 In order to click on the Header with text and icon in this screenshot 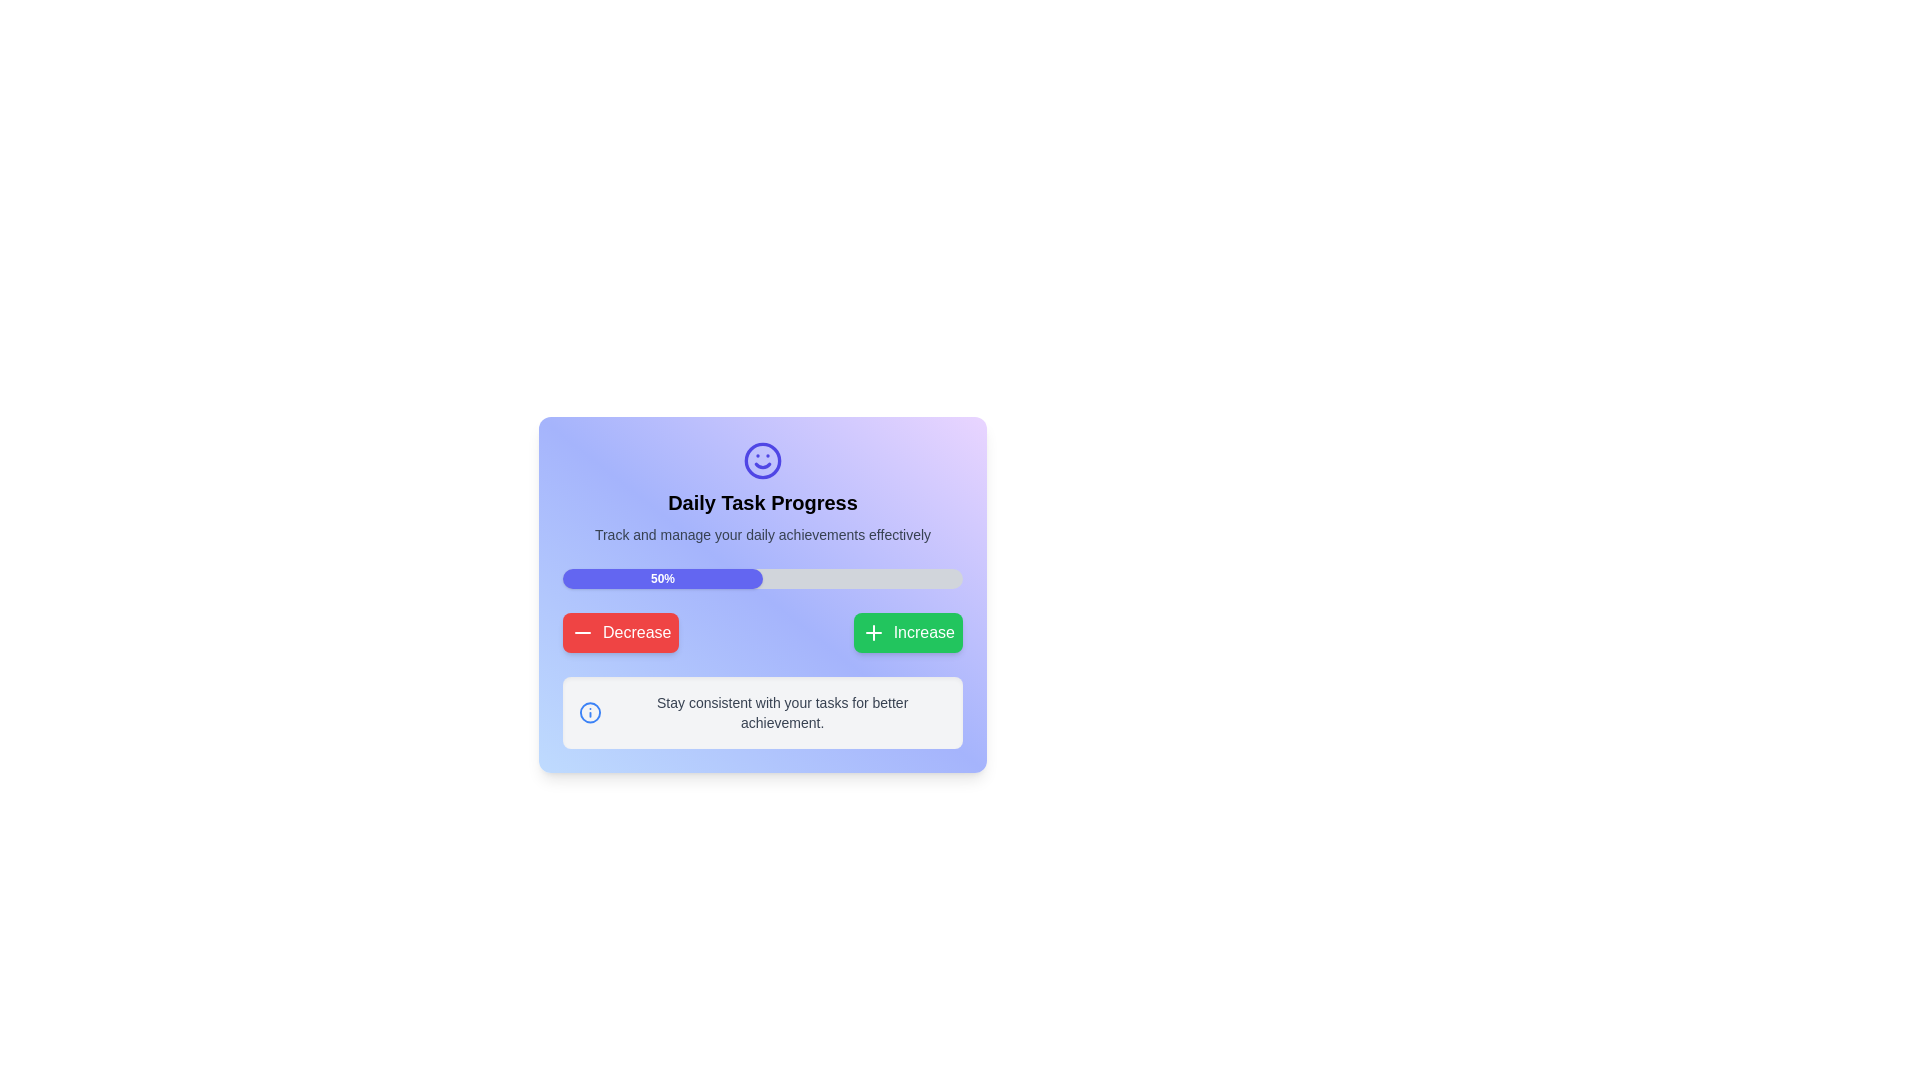, I will do `click(762, 493)`.